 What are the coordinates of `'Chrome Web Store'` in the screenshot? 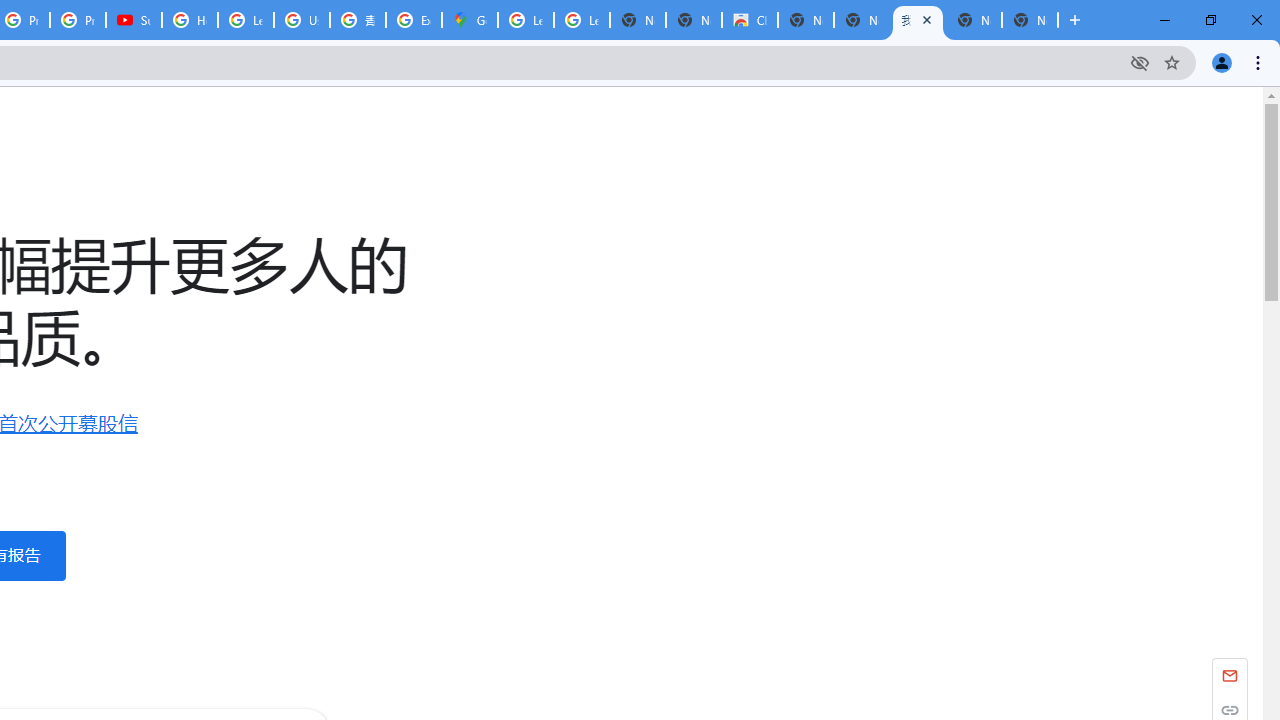 It's located at (749, 20).